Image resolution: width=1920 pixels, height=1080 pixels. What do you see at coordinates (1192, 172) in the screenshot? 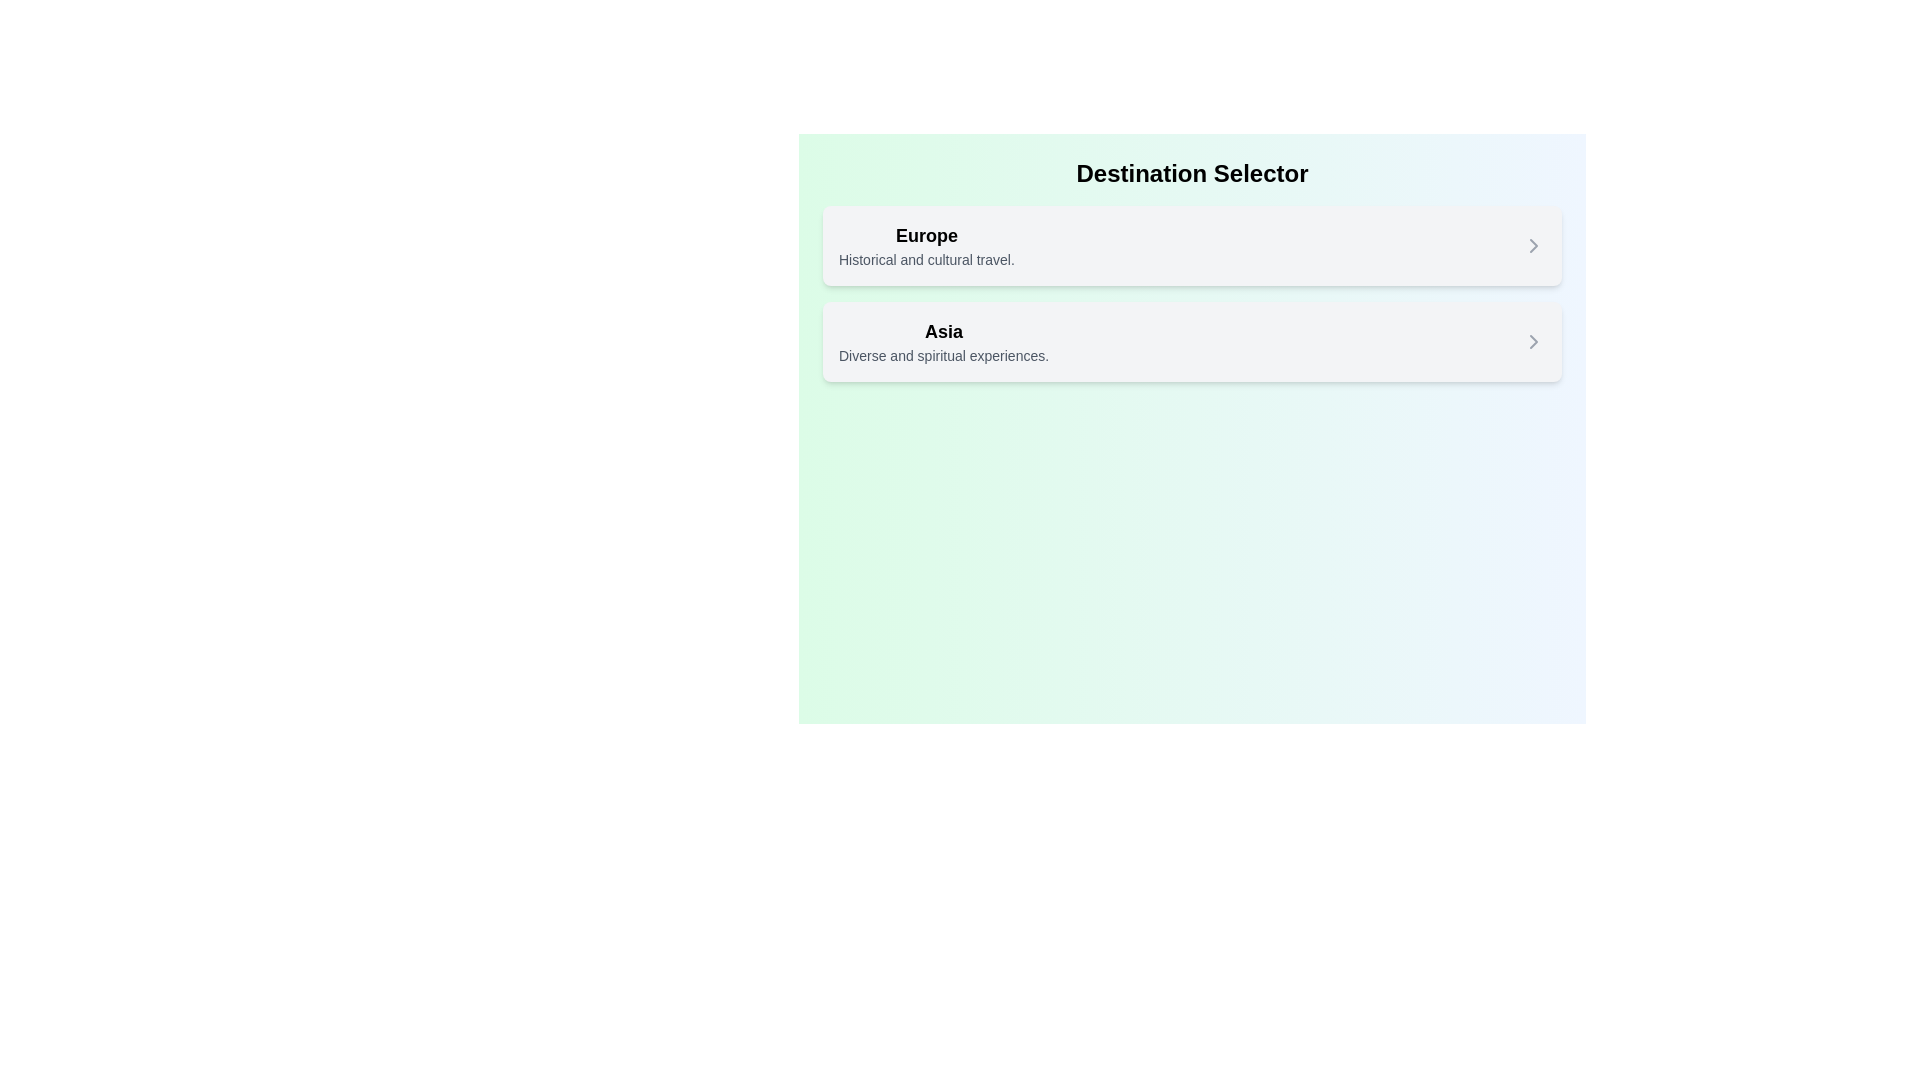
I see `the header text located at the top center of the layout, which introduces the functionality of the interface` at bounding box center [1192, 172].